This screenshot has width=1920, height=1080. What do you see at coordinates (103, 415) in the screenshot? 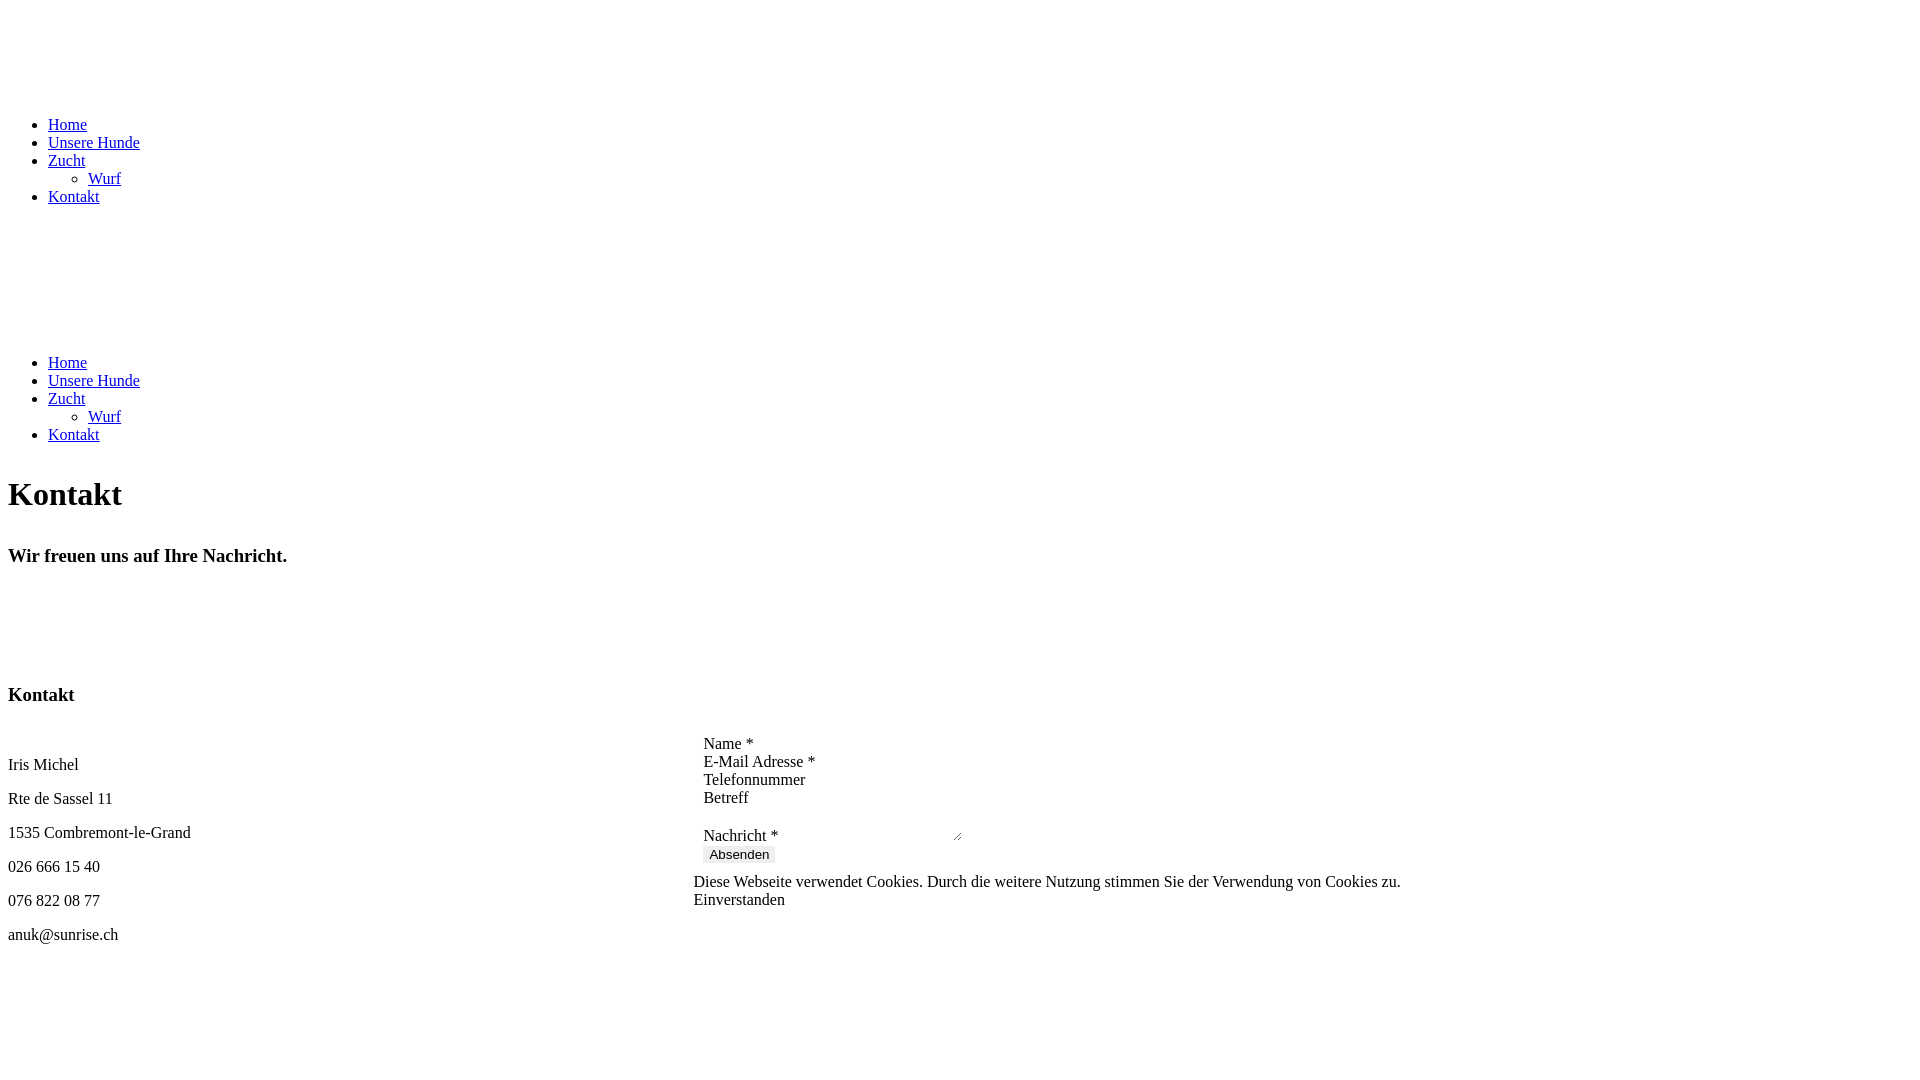
I see `'Wurf'` at bounding box center [103, 415].